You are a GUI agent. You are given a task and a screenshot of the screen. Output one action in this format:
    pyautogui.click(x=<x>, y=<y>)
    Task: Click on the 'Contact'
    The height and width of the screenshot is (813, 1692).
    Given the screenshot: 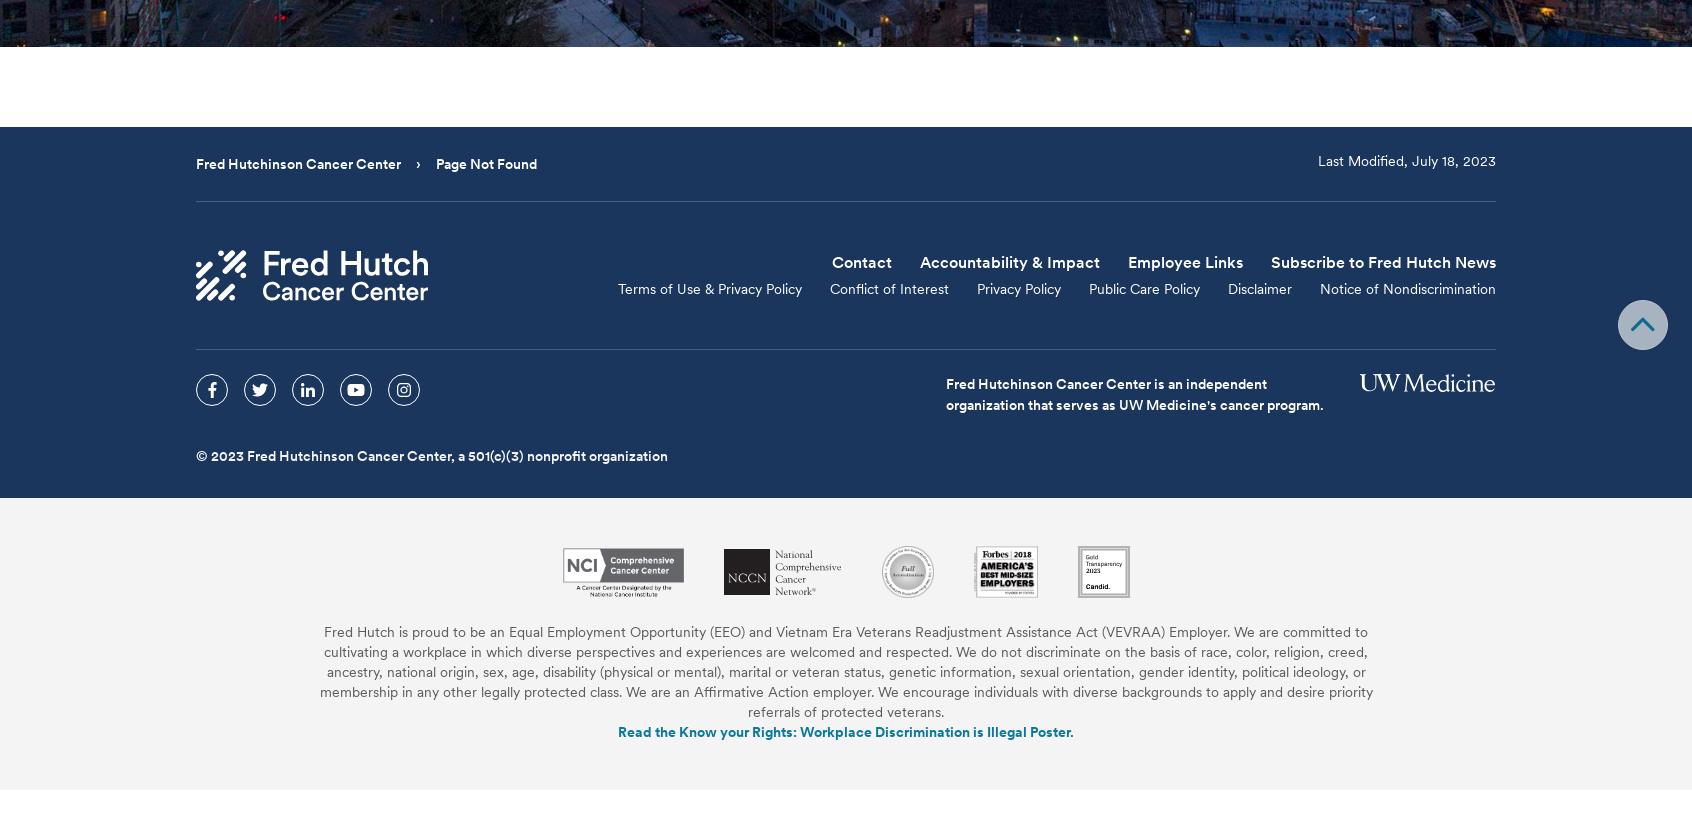 What is the action you would take?
    pyautogui.click(x=831, y=261)
    